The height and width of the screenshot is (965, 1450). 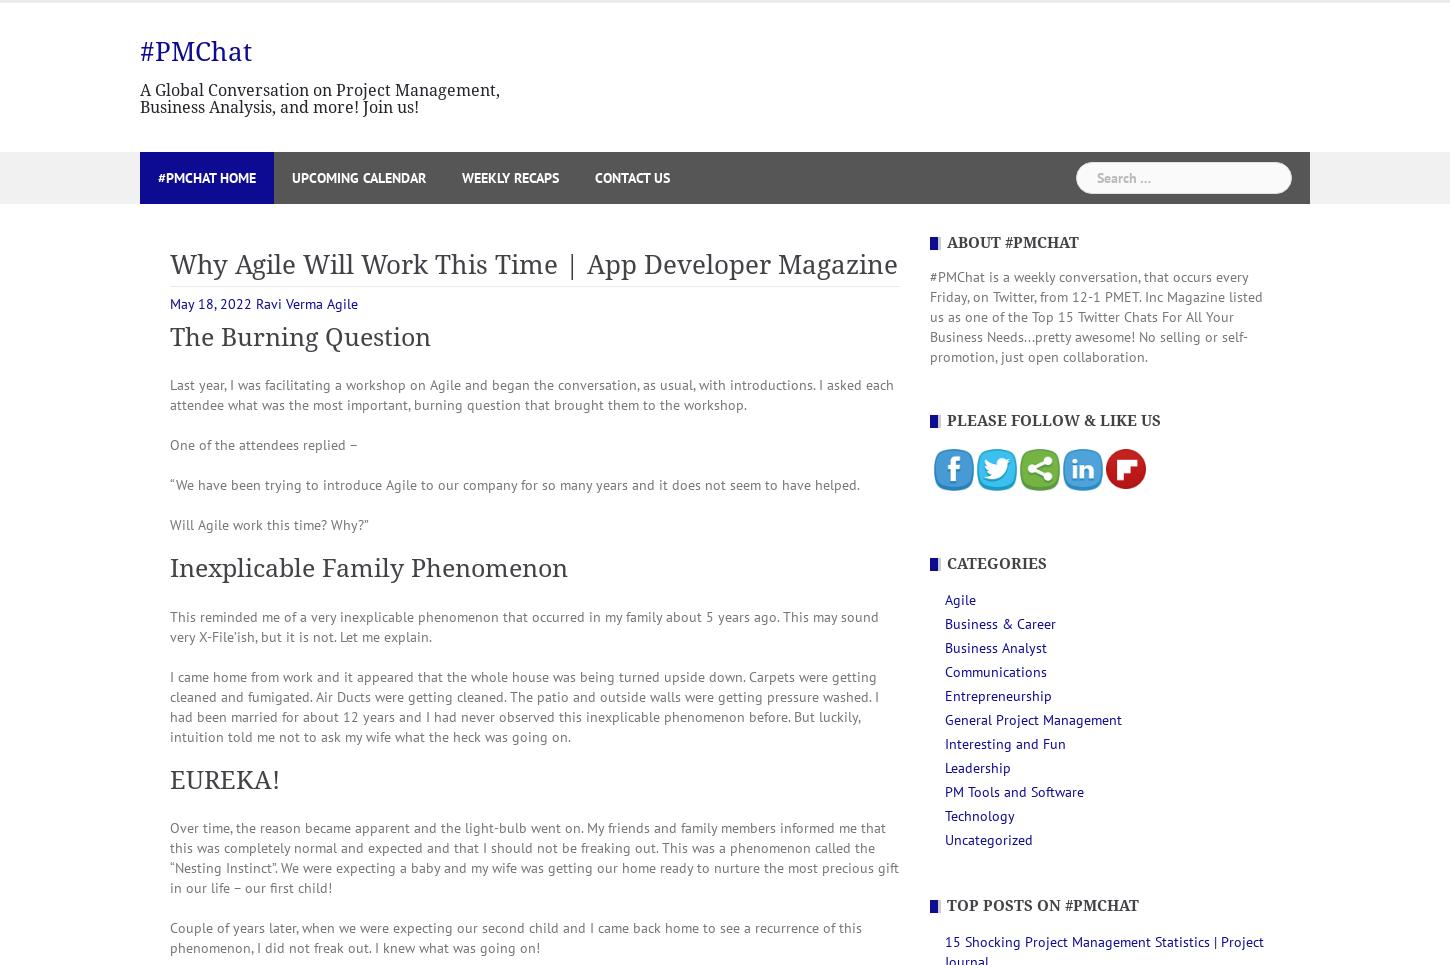 I want to click on 'Leadership', so click(x=978, y=765).